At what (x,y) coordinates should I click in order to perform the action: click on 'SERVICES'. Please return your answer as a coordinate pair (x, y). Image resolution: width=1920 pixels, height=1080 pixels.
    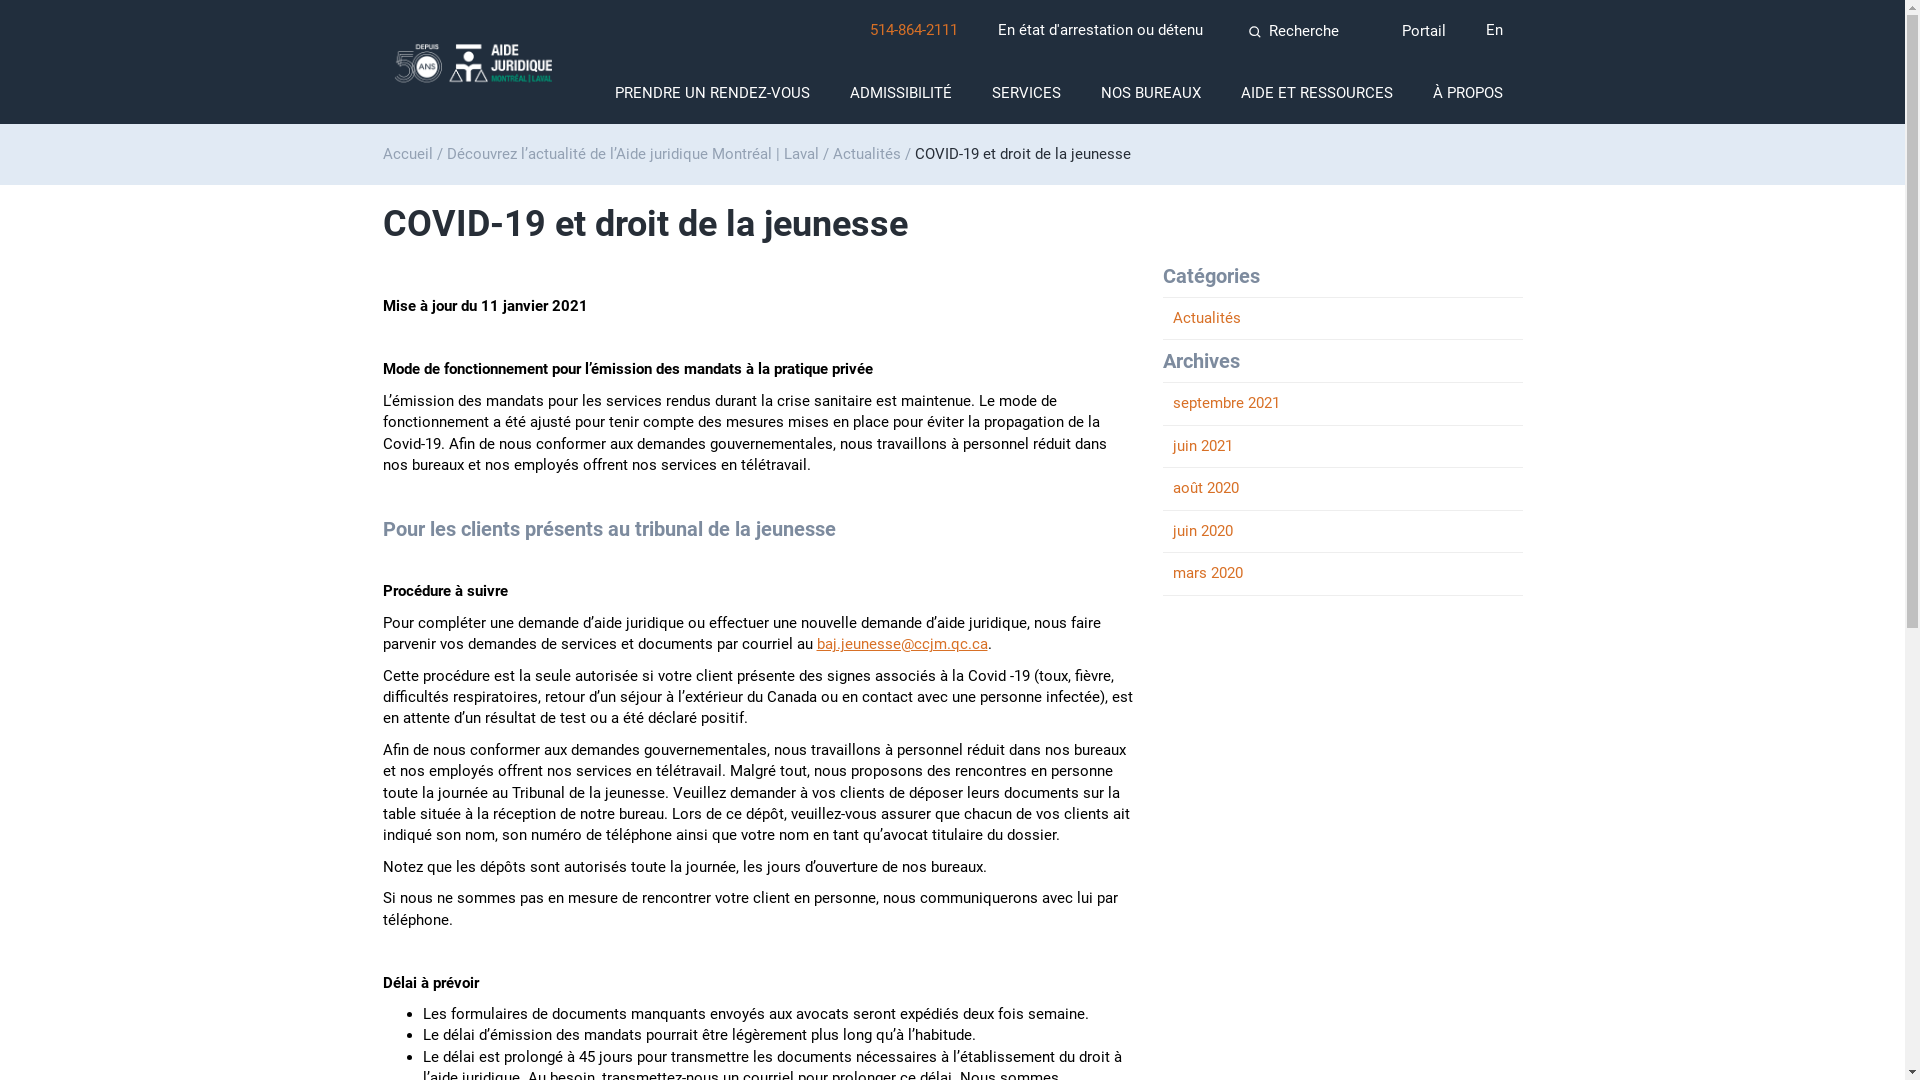
    Looking at the image, I should click on (1026, 93).